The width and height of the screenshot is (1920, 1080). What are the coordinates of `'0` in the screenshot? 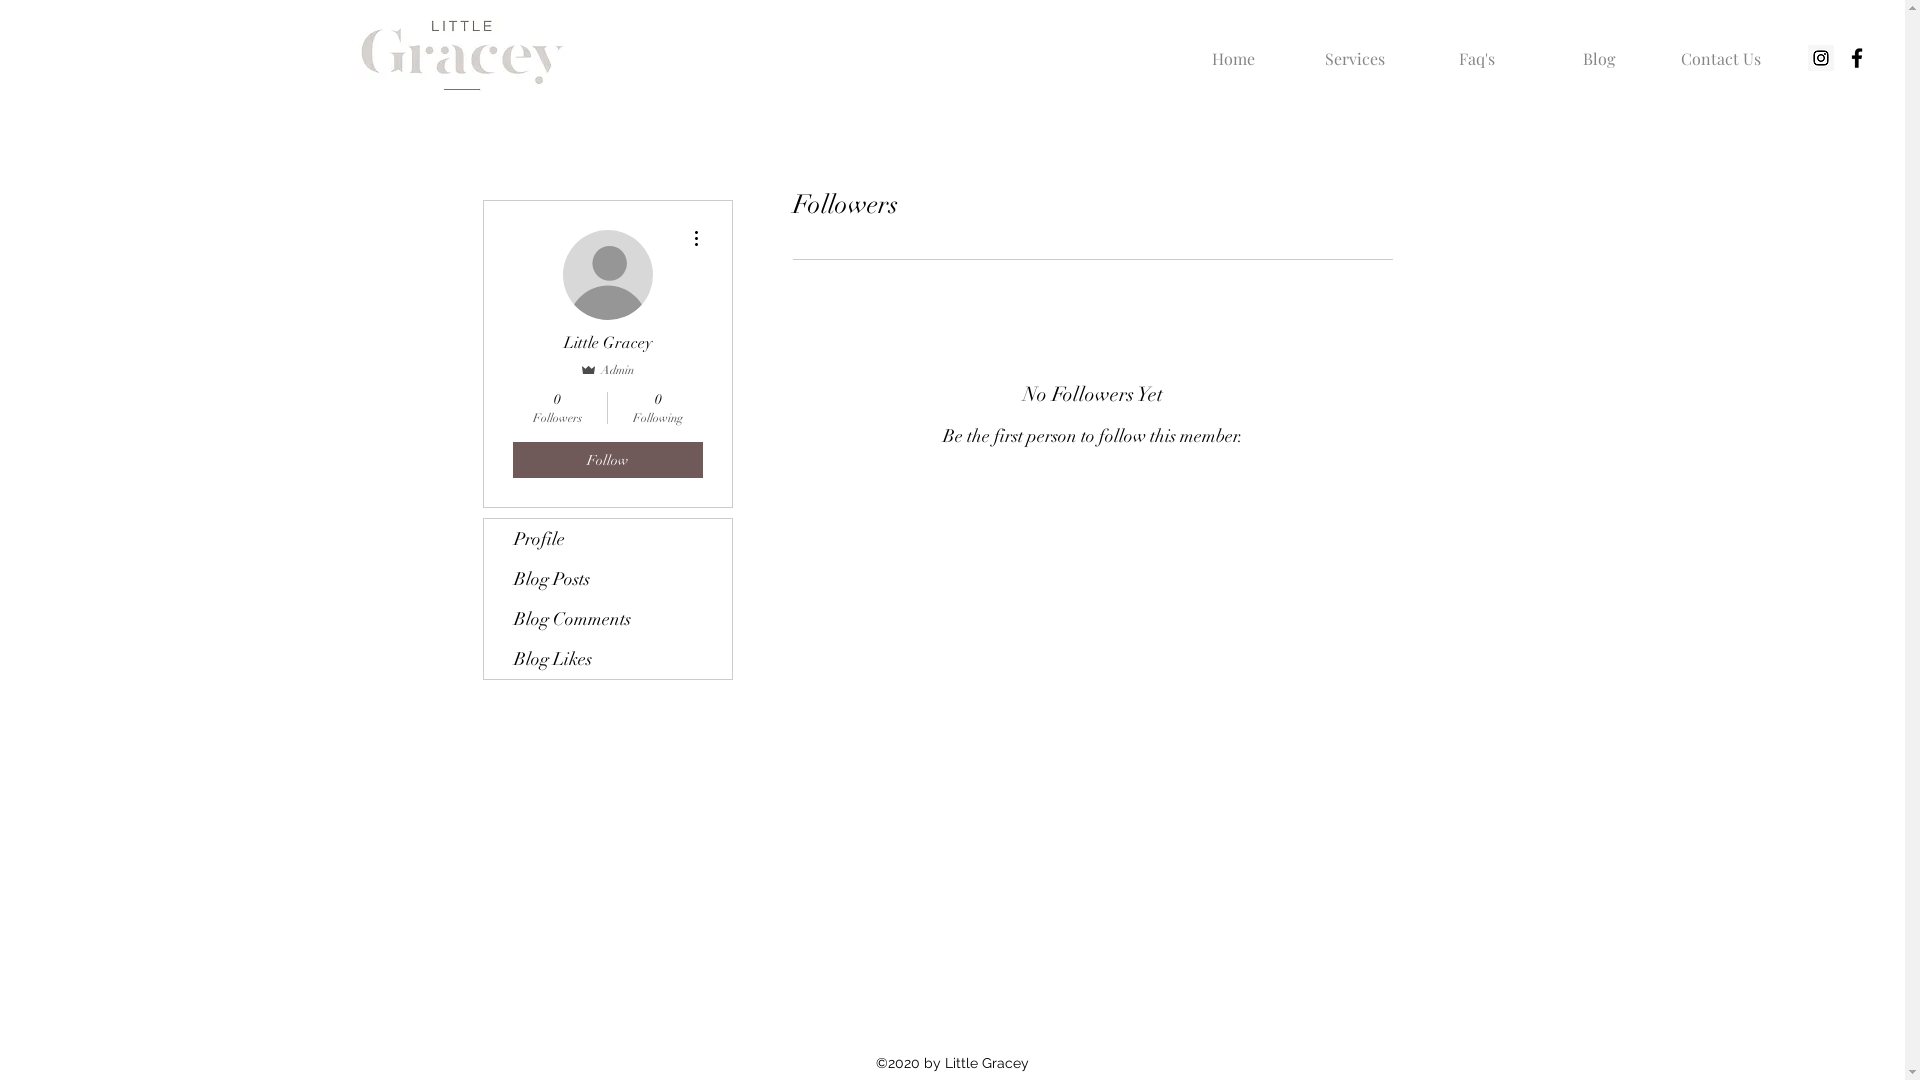 It's located at (556, 407).